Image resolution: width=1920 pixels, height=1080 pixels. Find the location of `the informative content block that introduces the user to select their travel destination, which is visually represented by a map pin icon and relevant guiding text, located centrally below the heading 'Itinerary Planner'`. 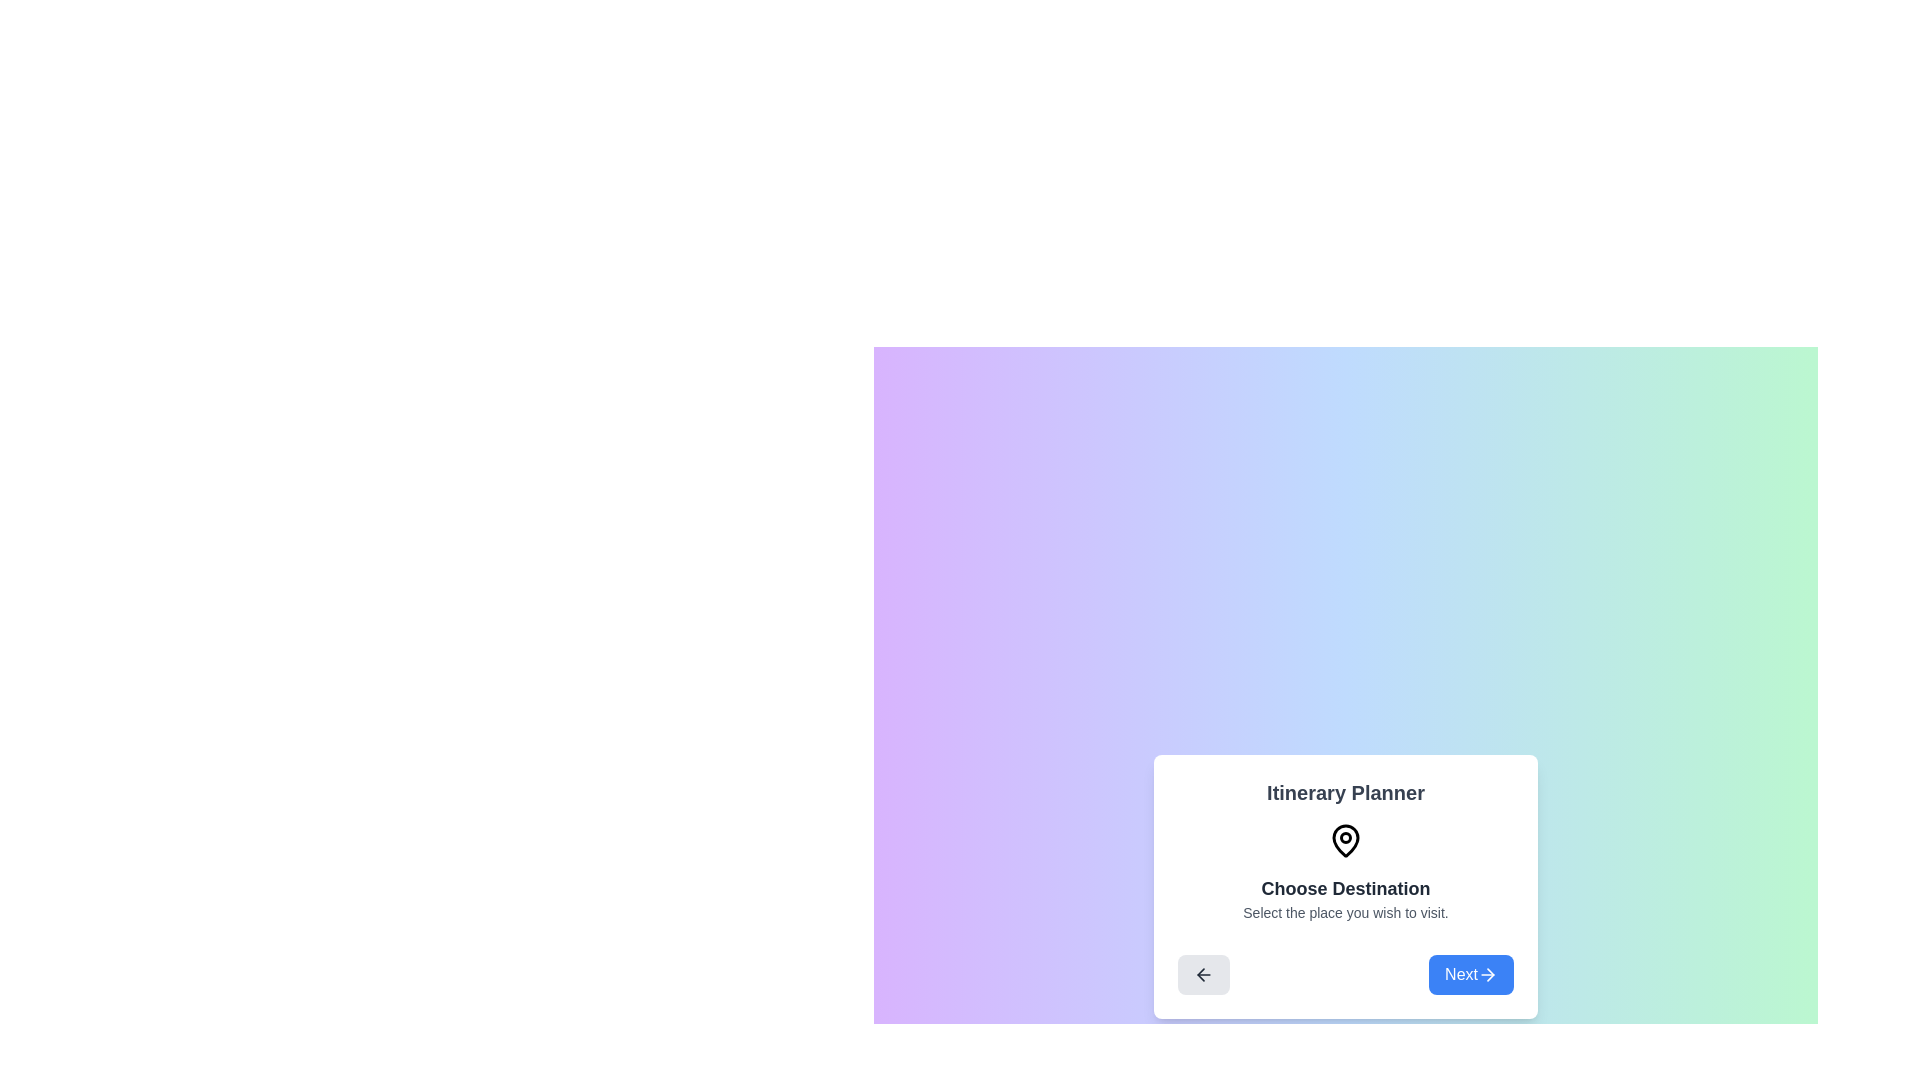

the informative content block that introduces the user to select their travel destination, which is visually represented by a map pin icon and relevant guiding text, located centrally below the heading 'Itinerary Planner' is located at coordinates (1345, 871).